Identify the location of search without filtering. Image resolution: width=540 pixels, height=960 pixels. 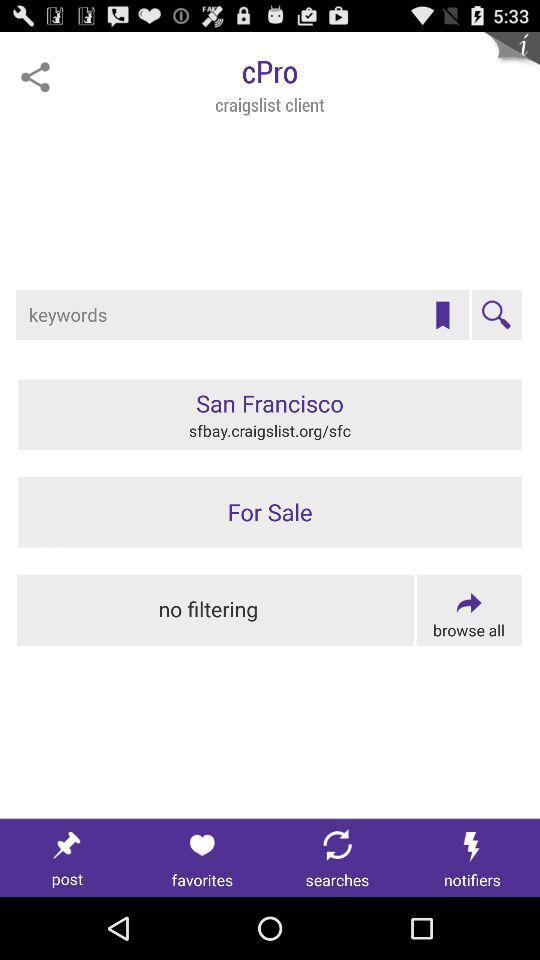
(214, 609).